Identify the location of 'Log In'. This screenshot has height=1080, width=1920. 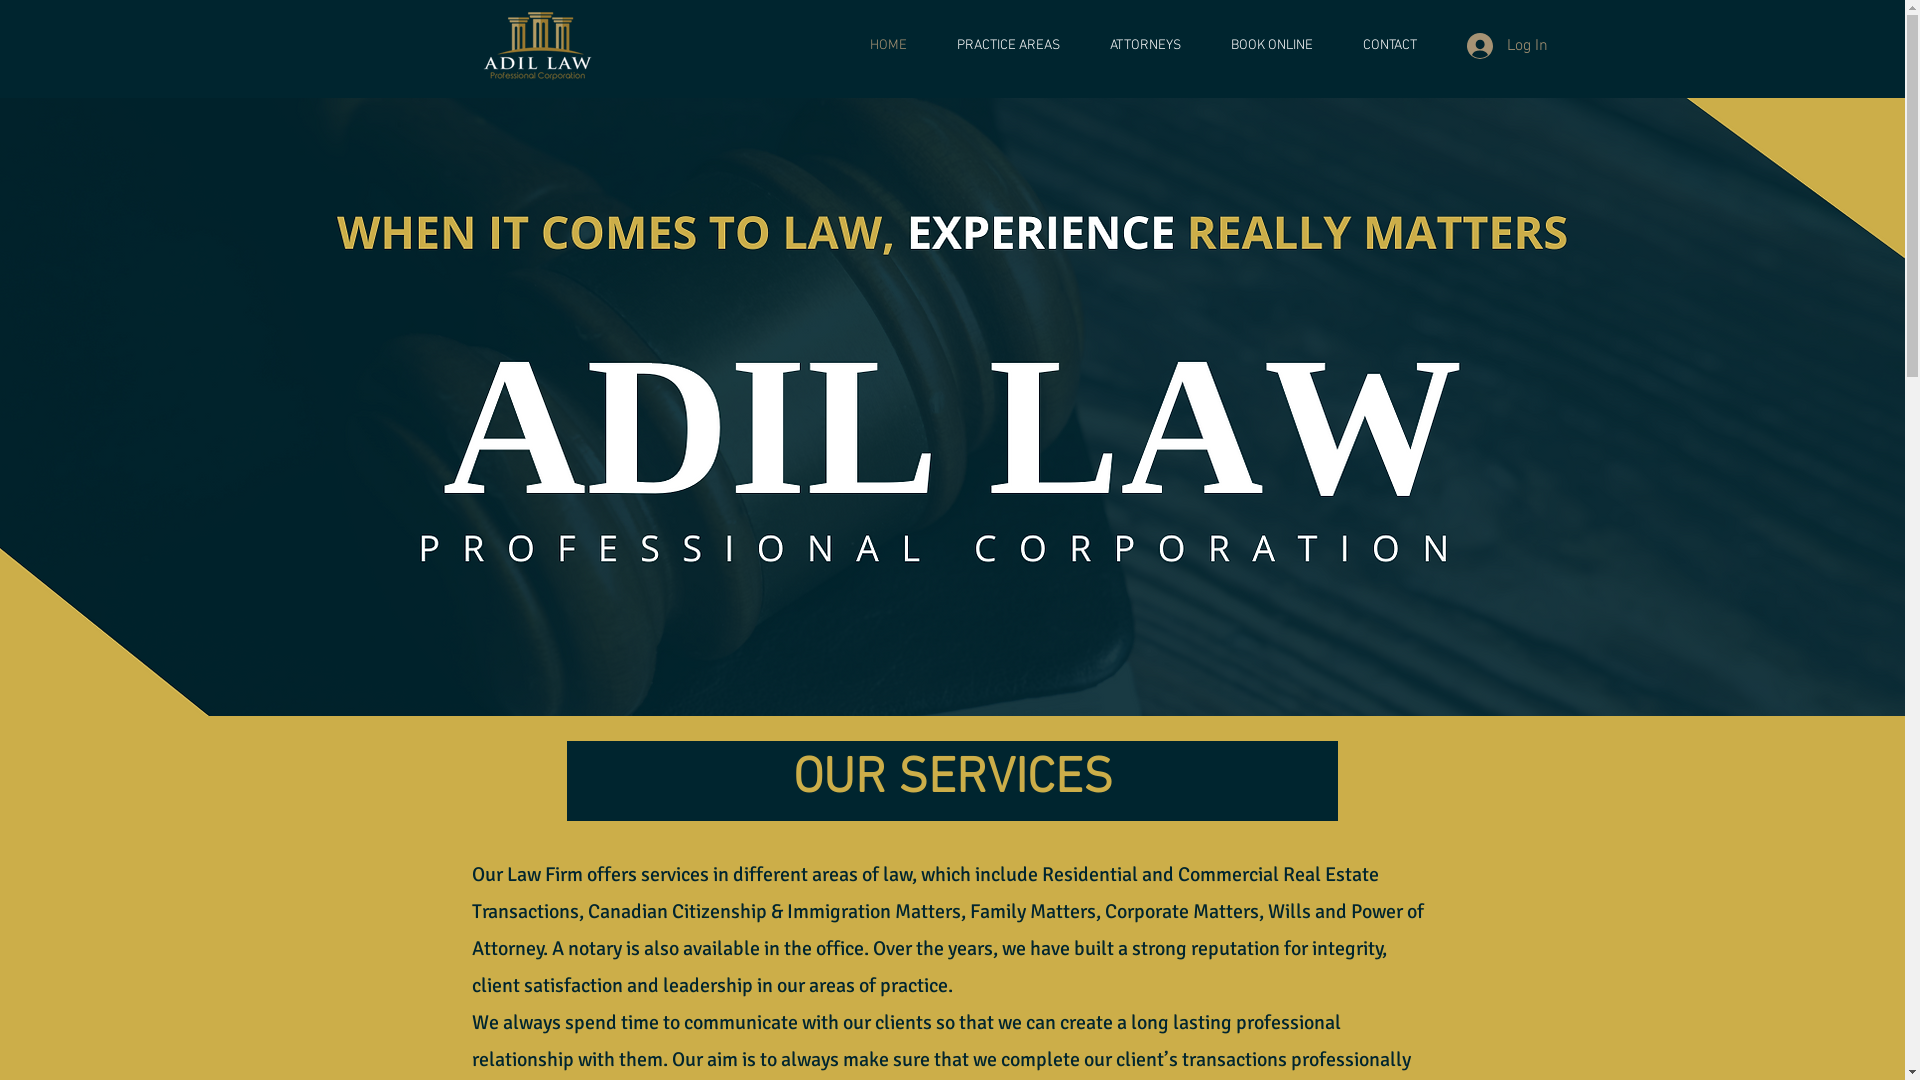
(1506, 45).